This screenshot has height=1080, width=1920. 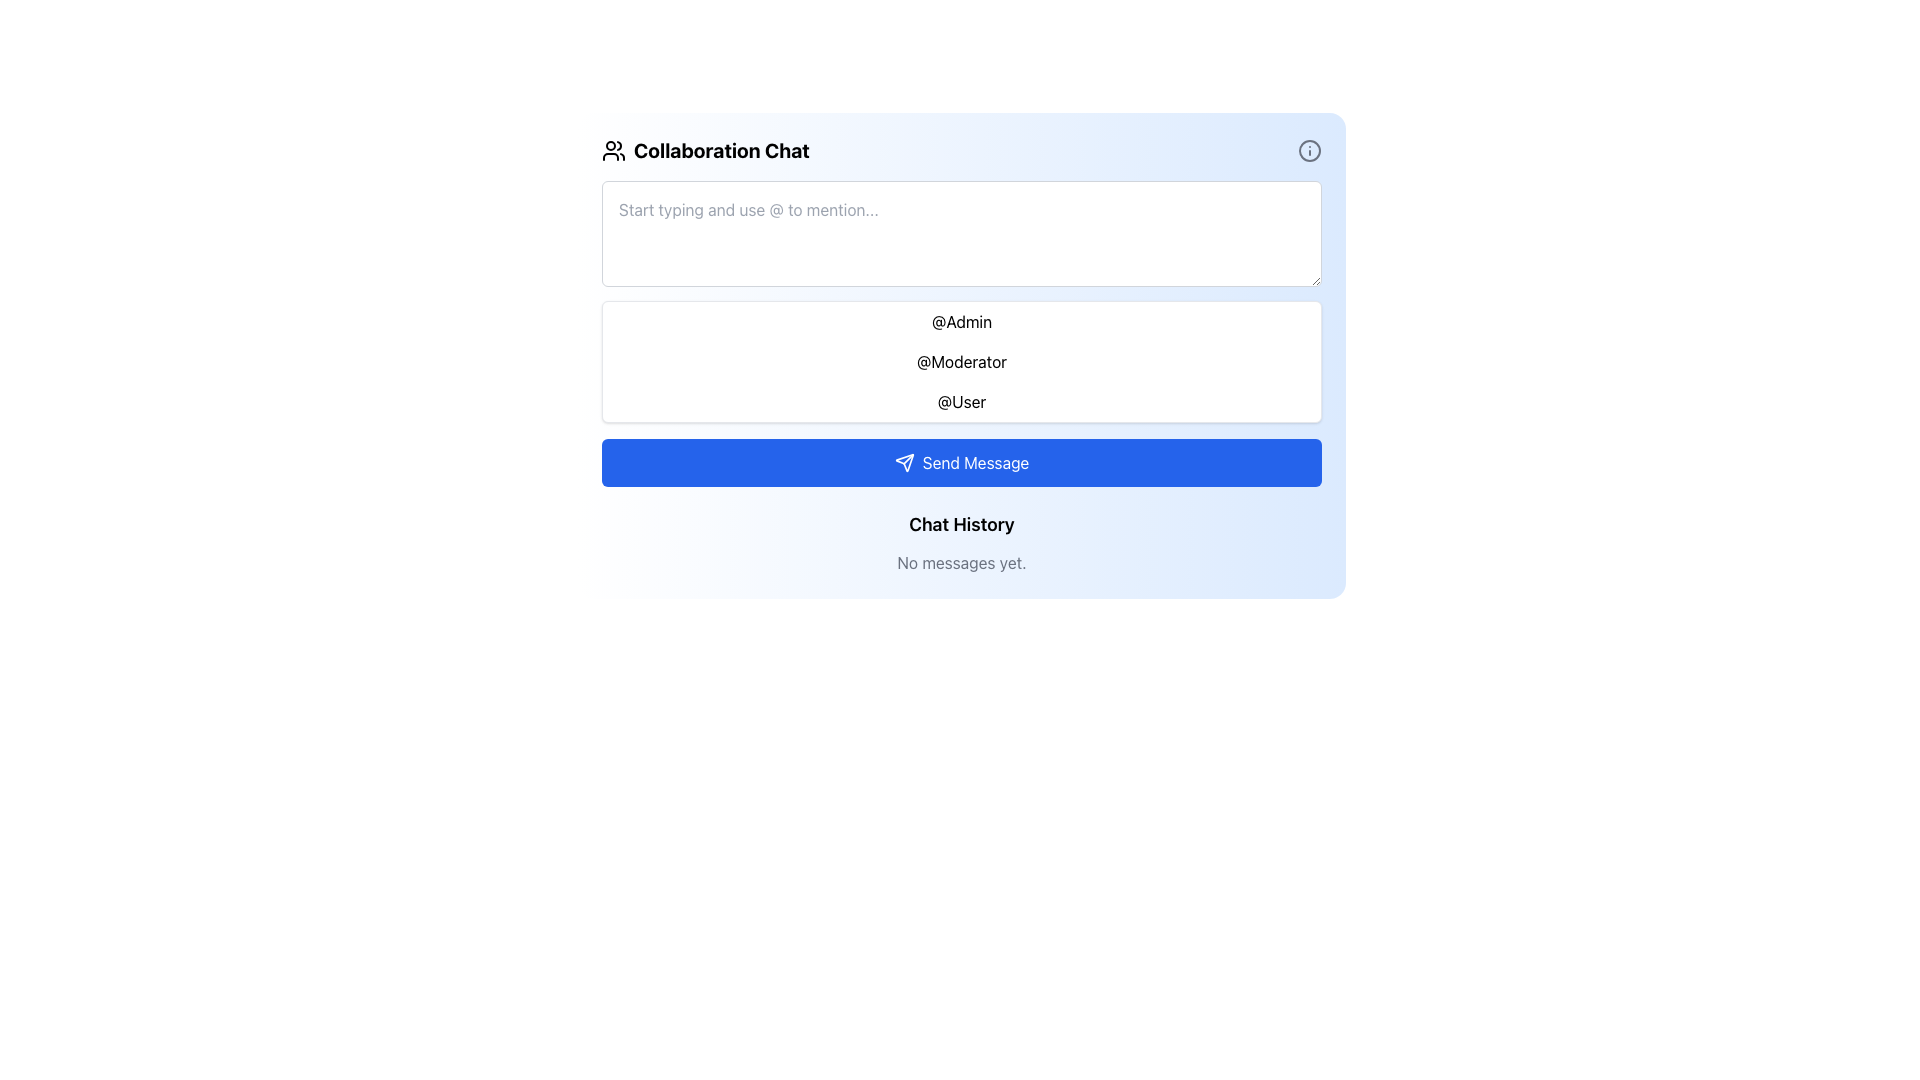 I want to click on the third list item containing the text '@User', so click(x=961, y=401).